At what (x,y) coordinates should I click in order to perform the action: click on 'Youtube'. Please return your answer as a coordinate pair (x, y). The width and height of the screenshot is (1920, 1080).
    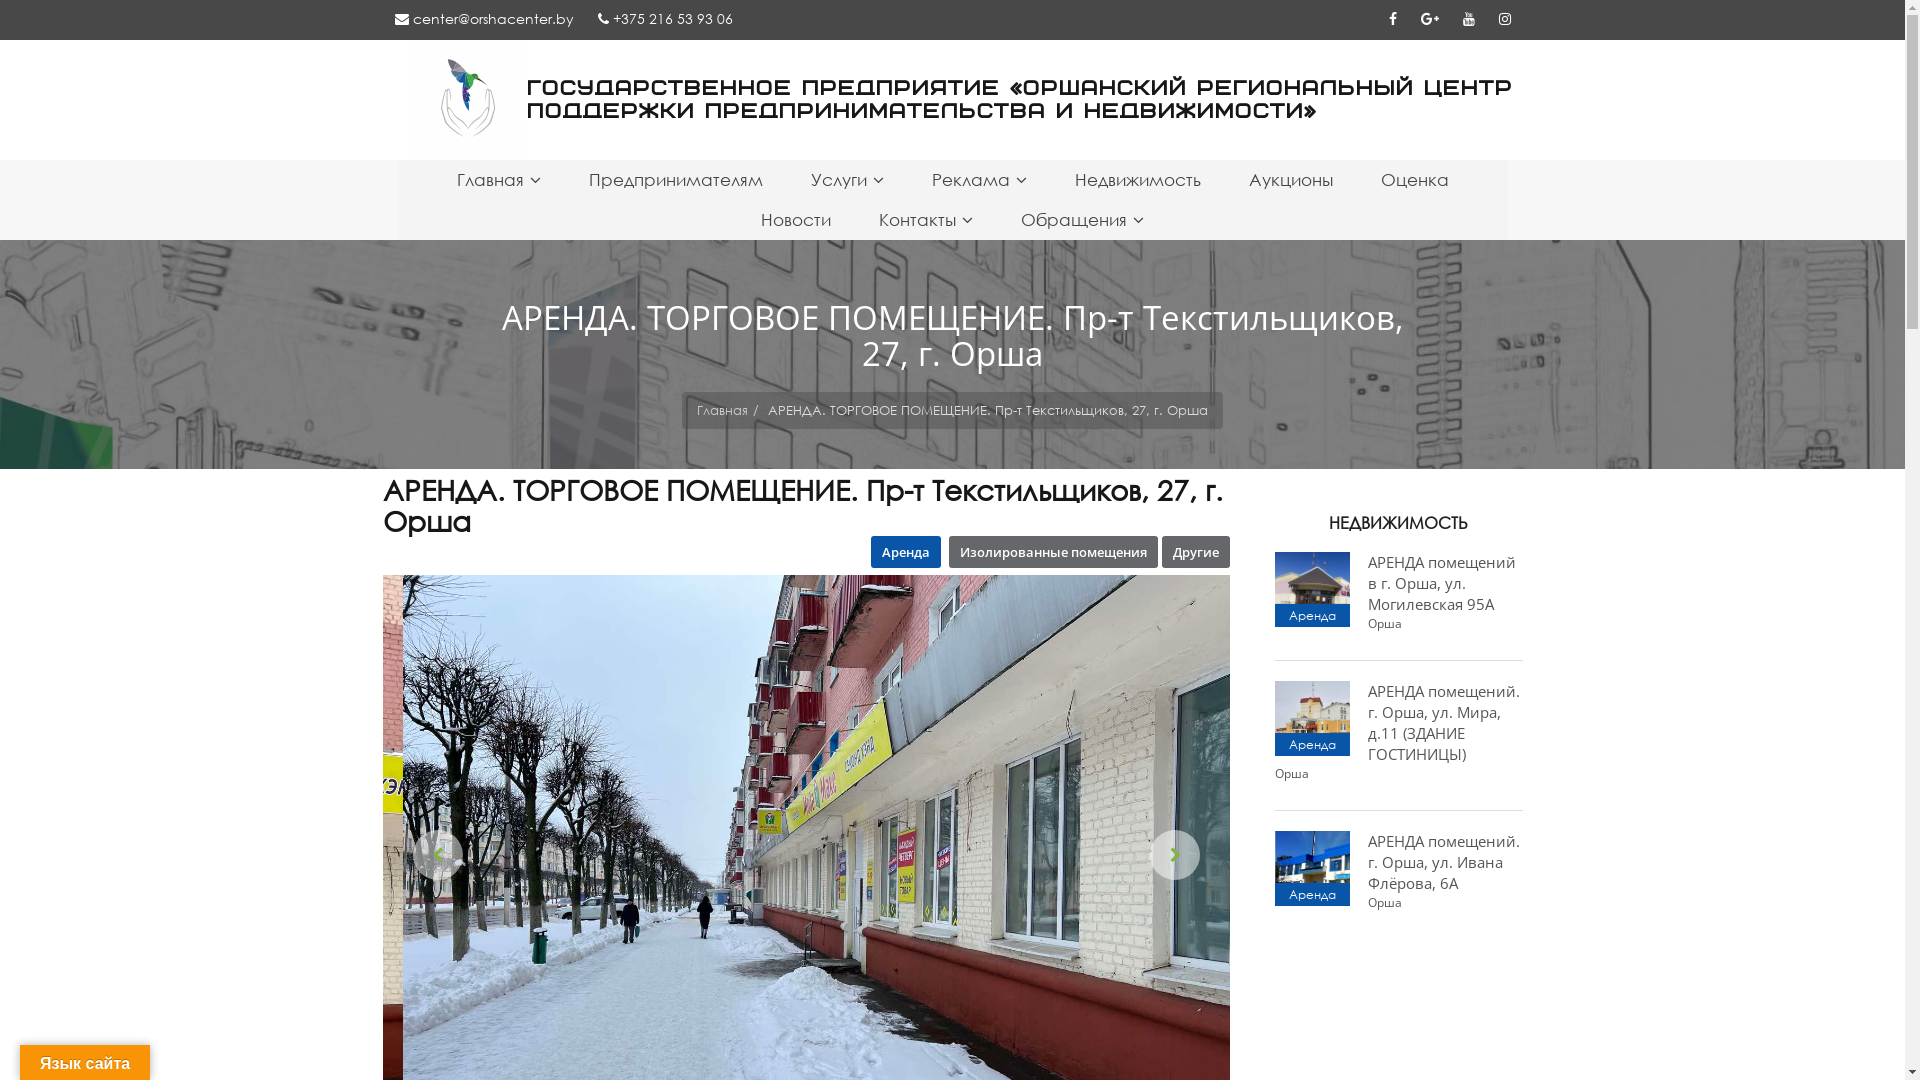
    Looking at the image, I should click on (1468, 18).